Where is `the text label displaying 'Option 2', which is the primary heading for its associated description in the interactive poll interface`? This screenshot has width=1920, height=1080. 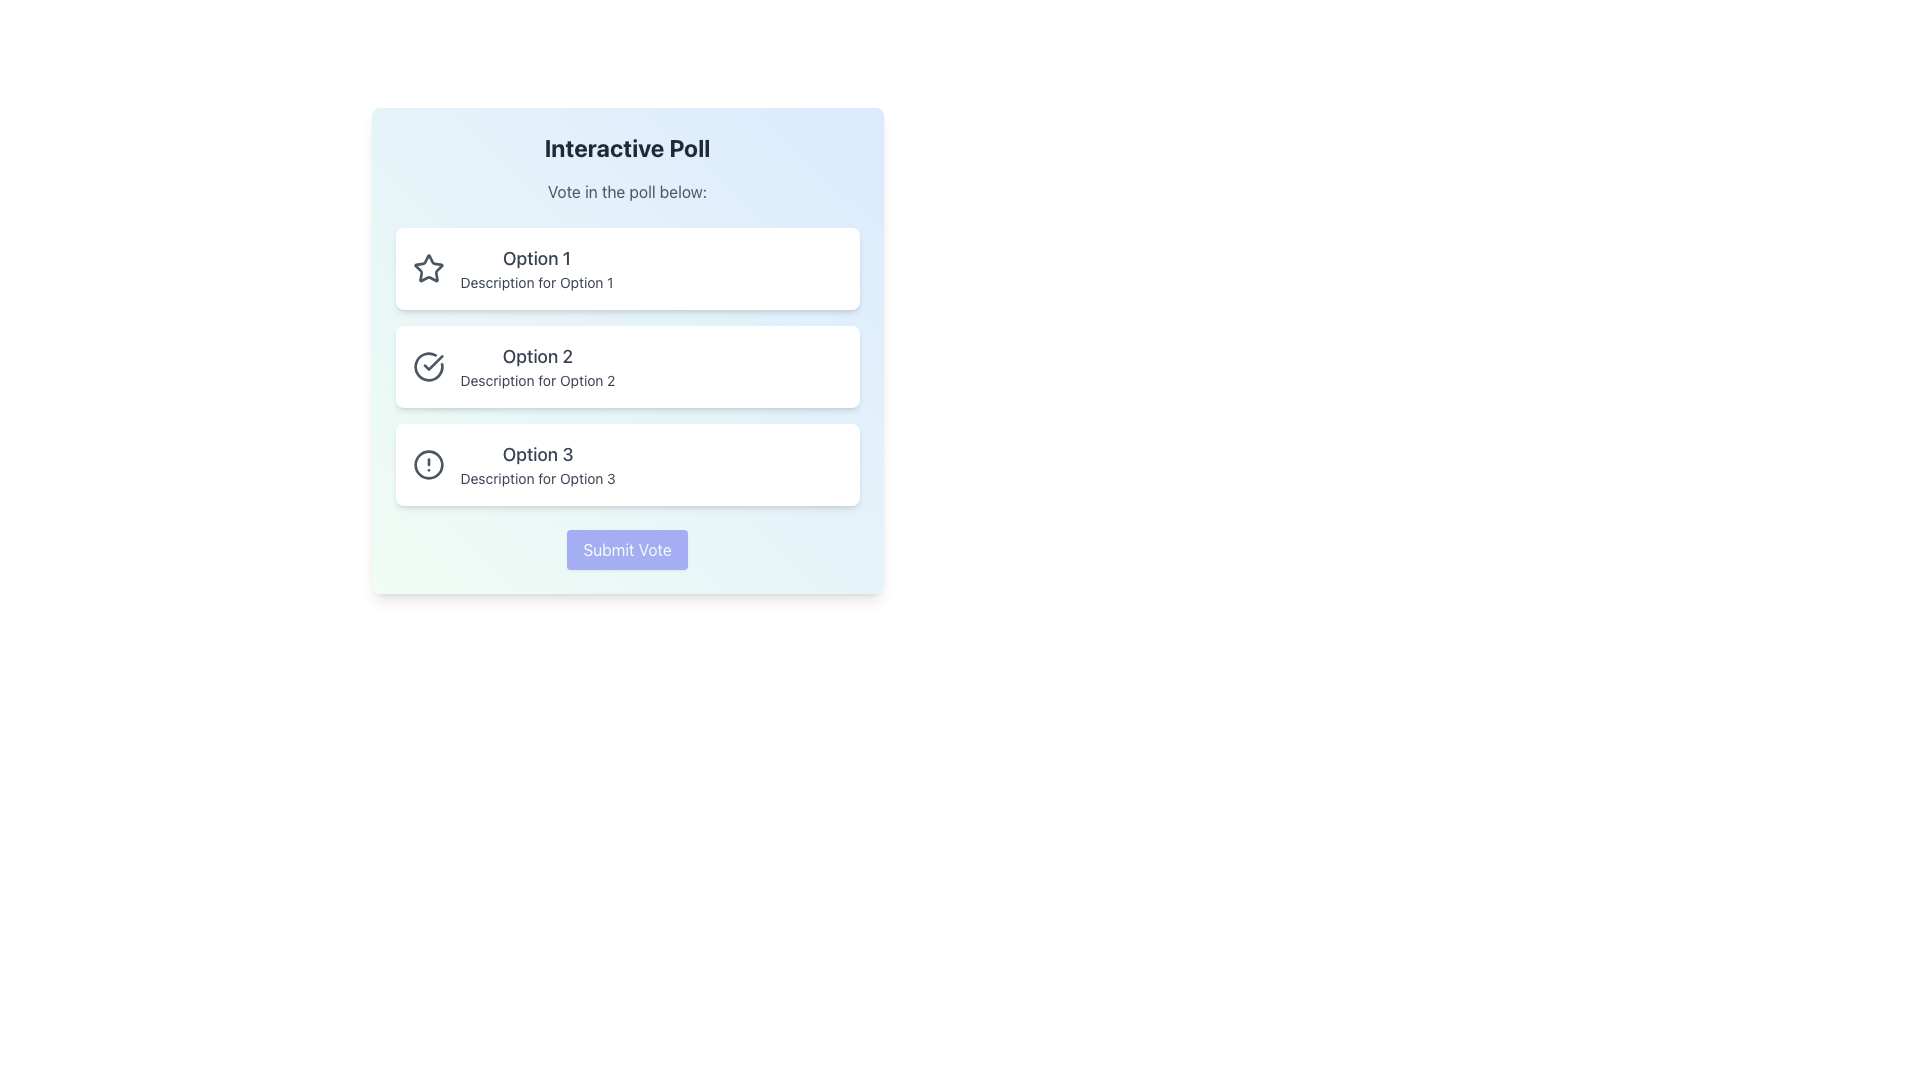 the text label displaying 'Option 2', which is the primary heading for its associated description in the interactive poll interface is located at coordinates (537, 356).